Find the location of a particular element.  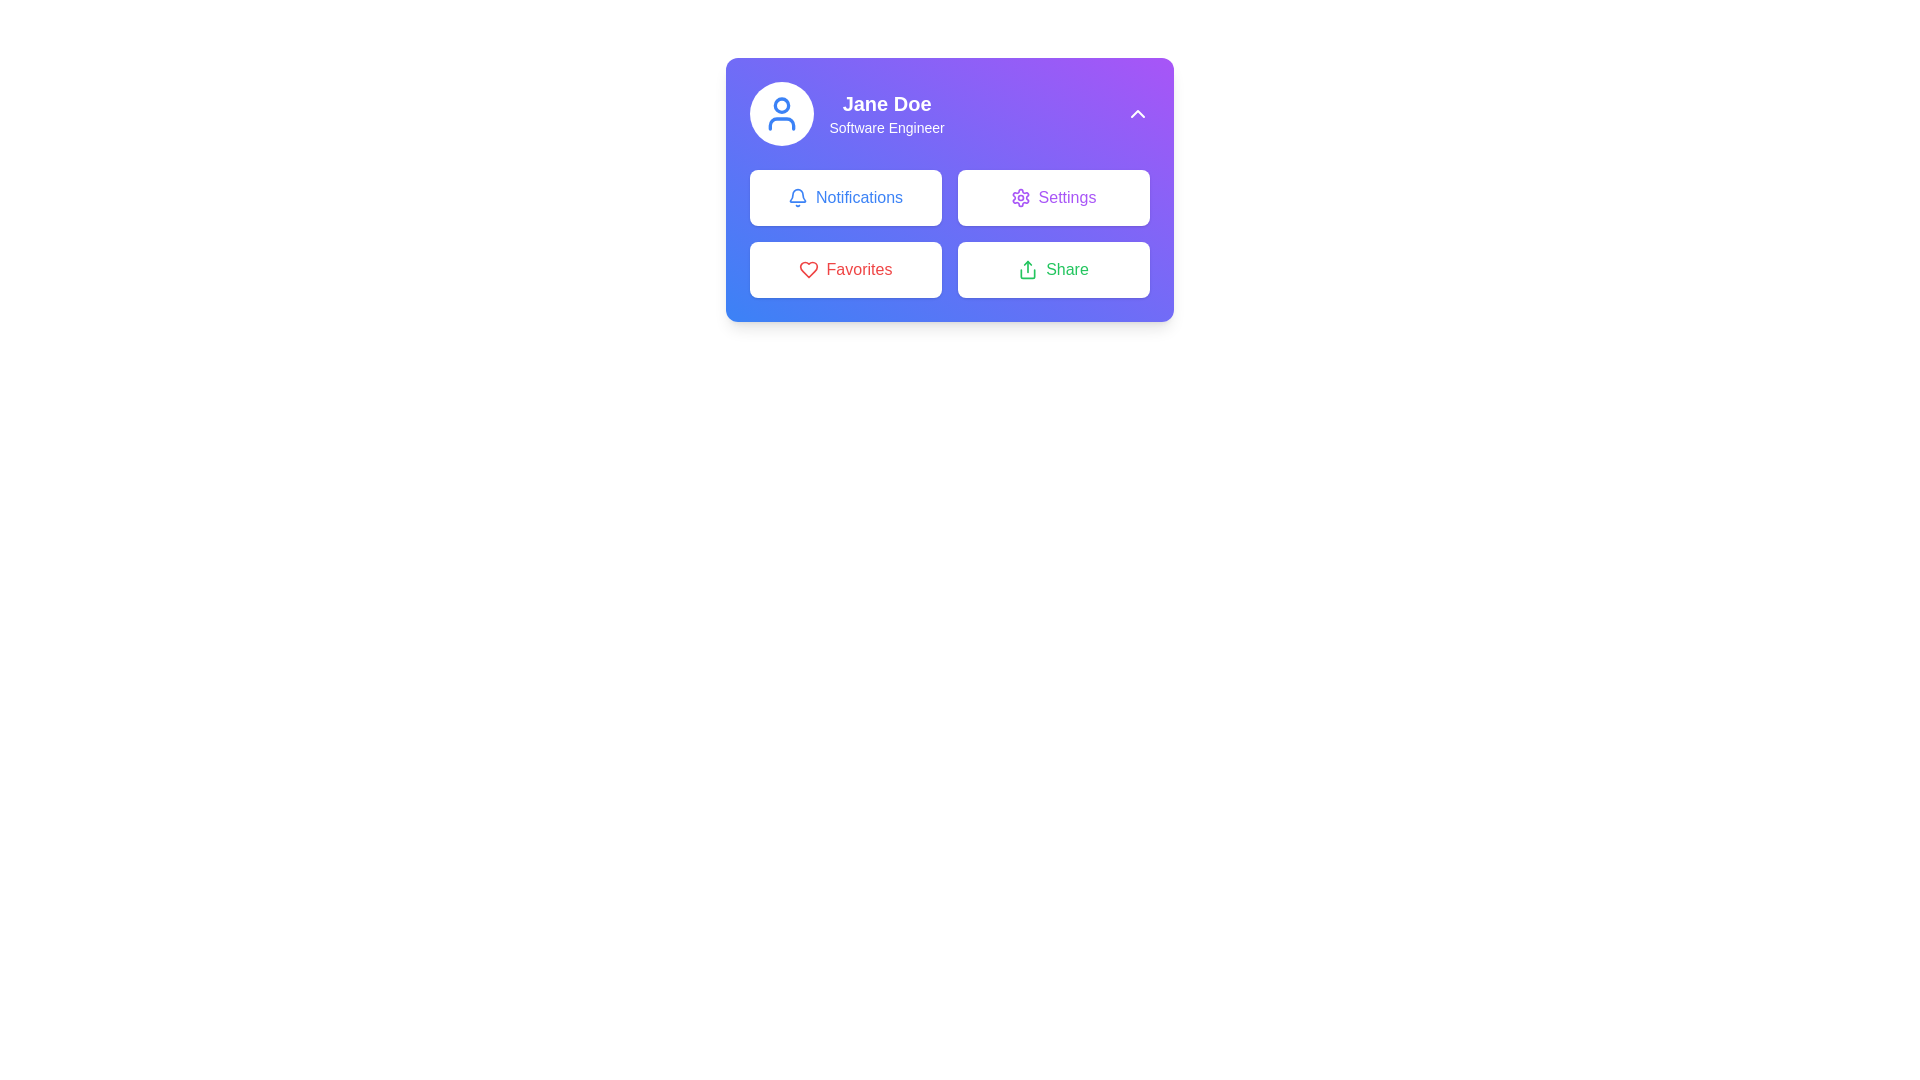

the cogwheel-shaped settings button located in the top-right area of the card component is located at coordinates (1020, 197).